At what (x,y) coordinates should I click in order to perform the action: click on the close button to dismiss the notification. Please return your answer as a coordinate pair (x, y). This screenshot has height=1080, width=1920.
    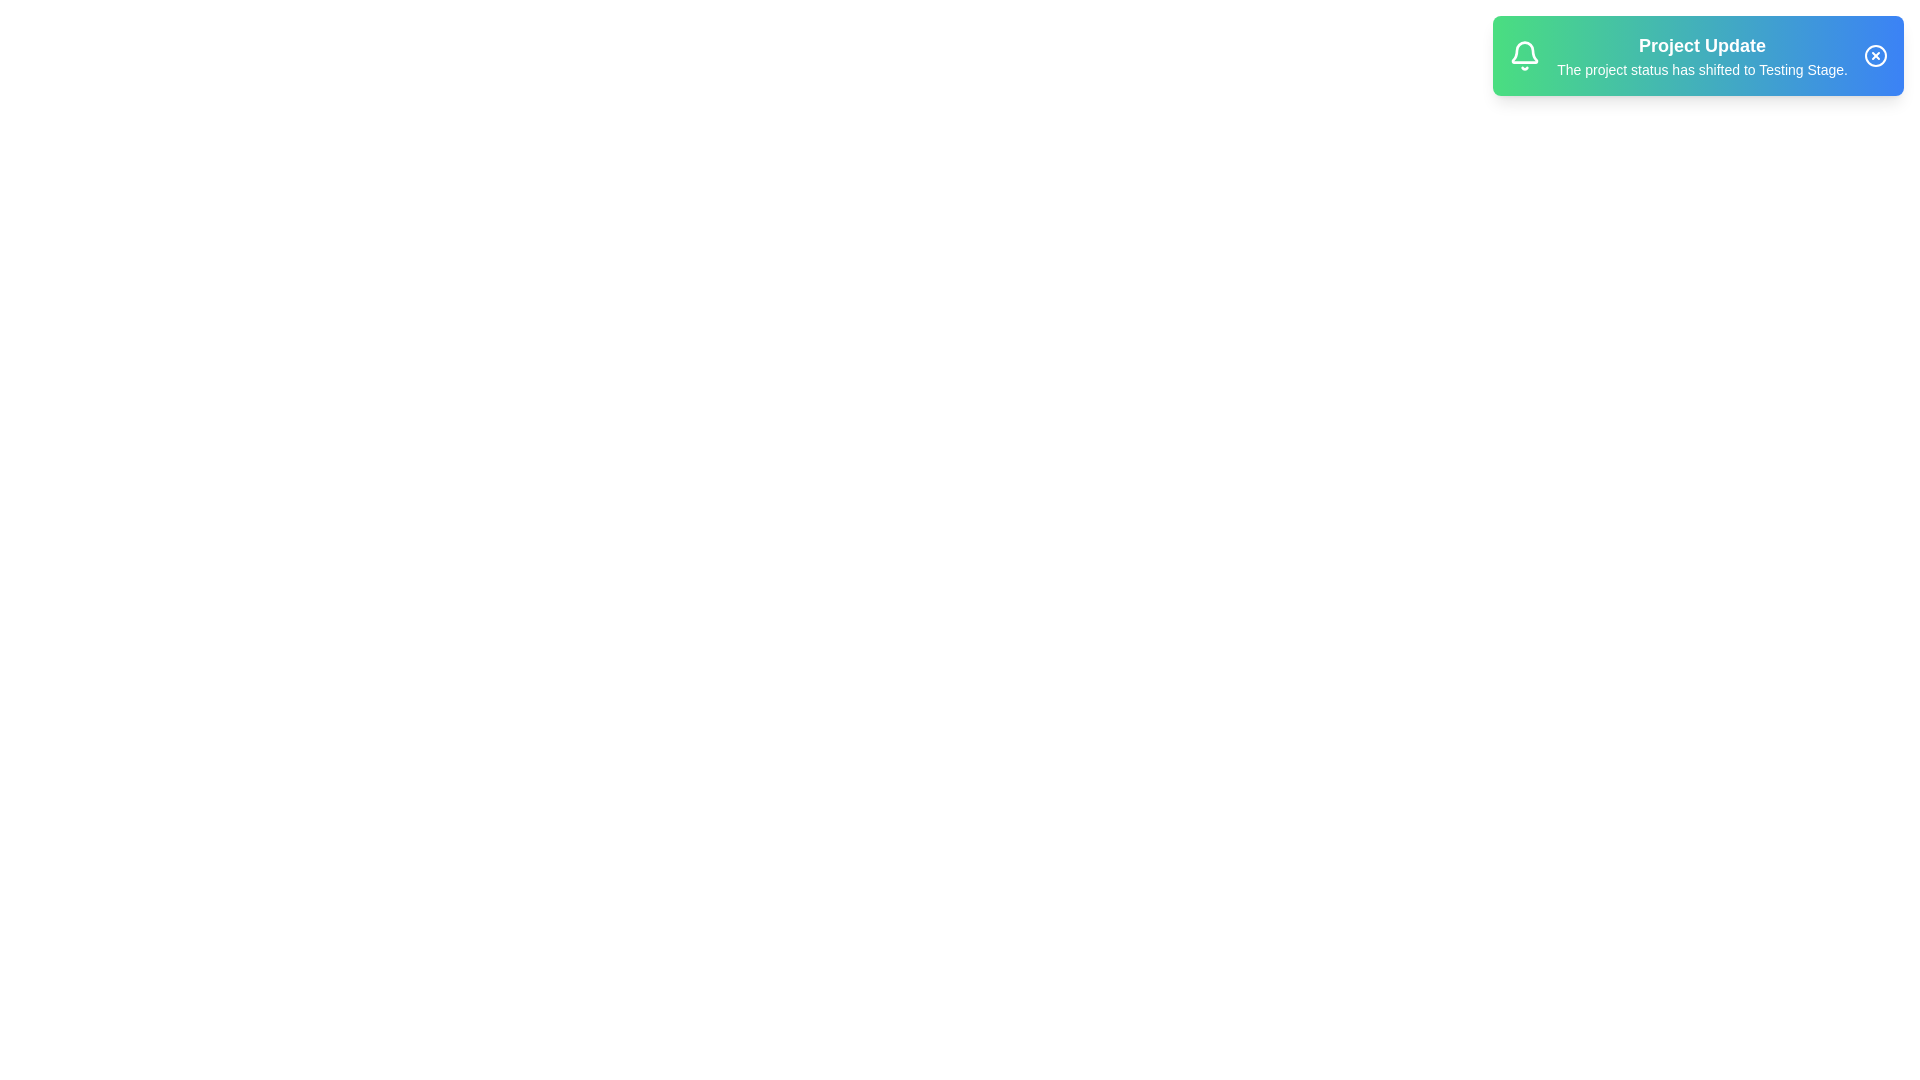
    Looking at the image, I should click on (1875, 55).